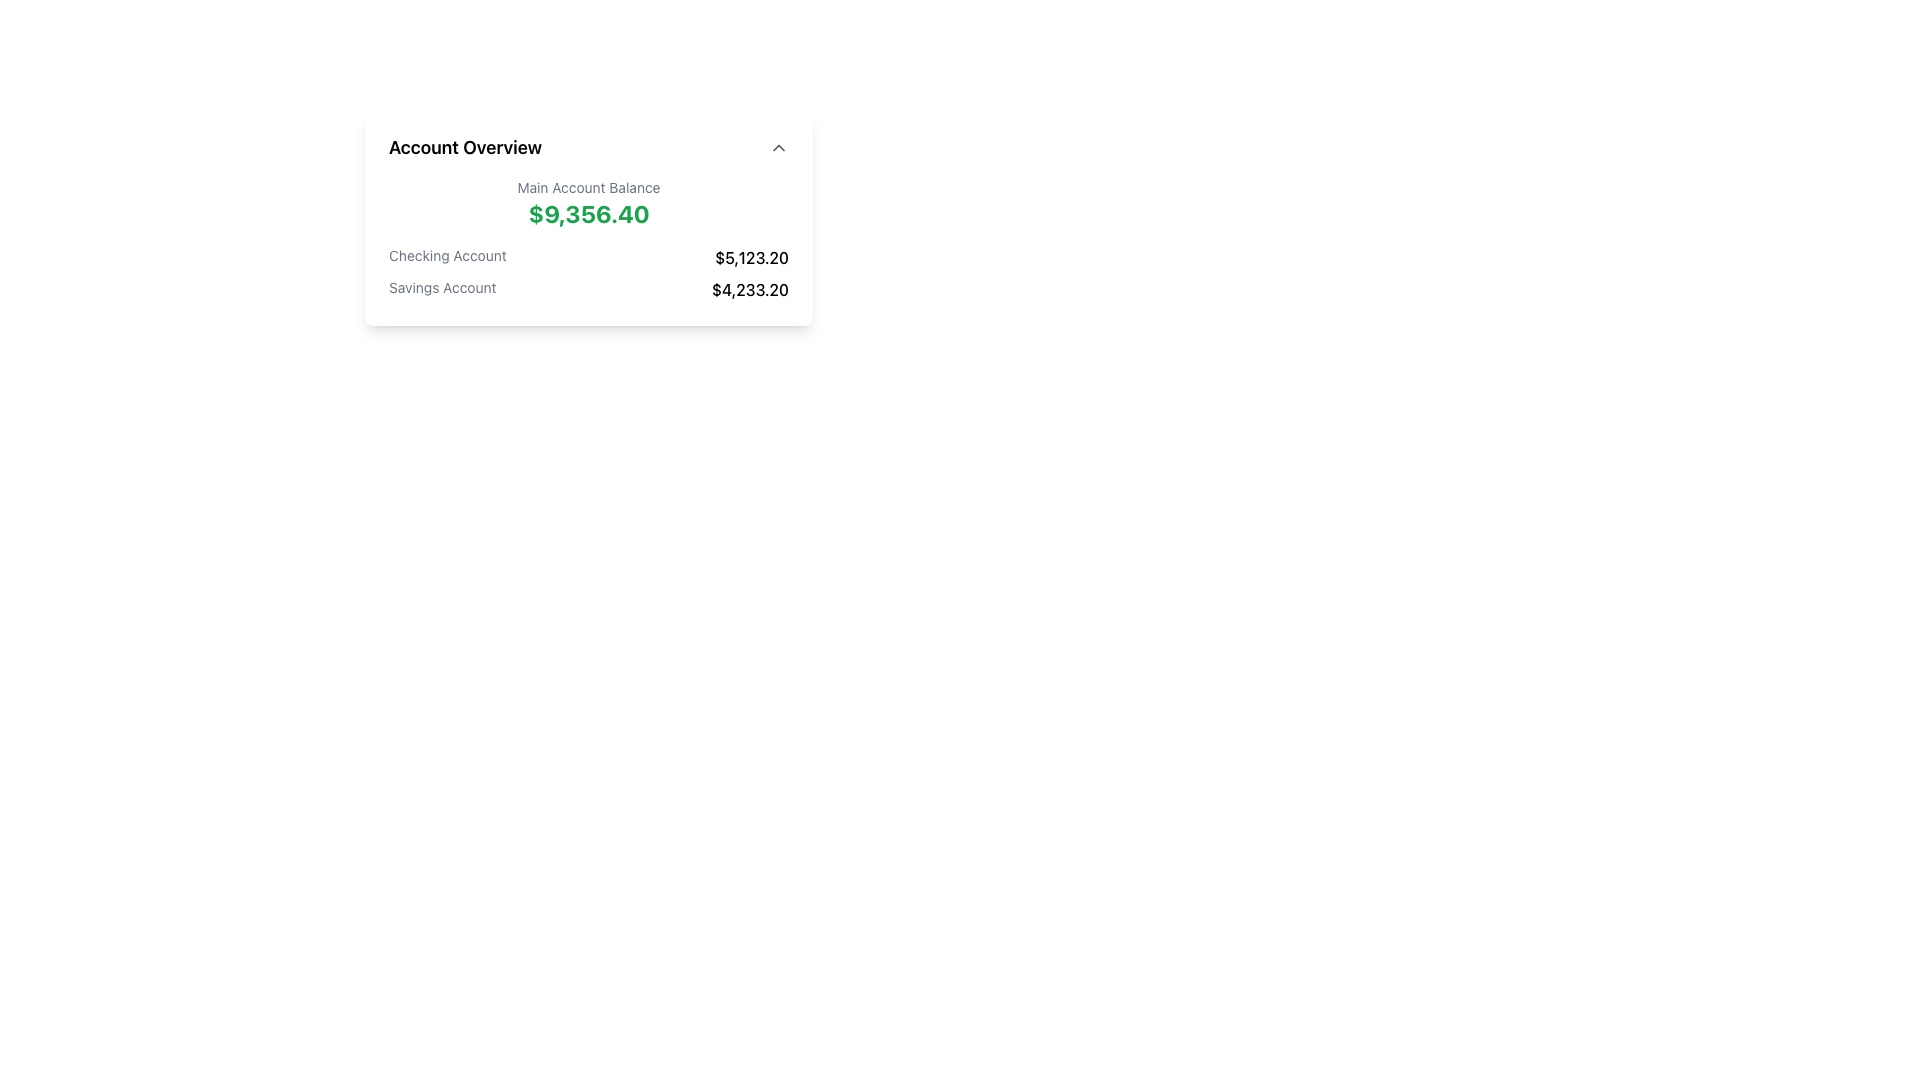 This screenshot has width=1920, height=1080. I want to click on context text from the text label indicating the primary account balance above the amount '$9,356.40', so click(588, 188).